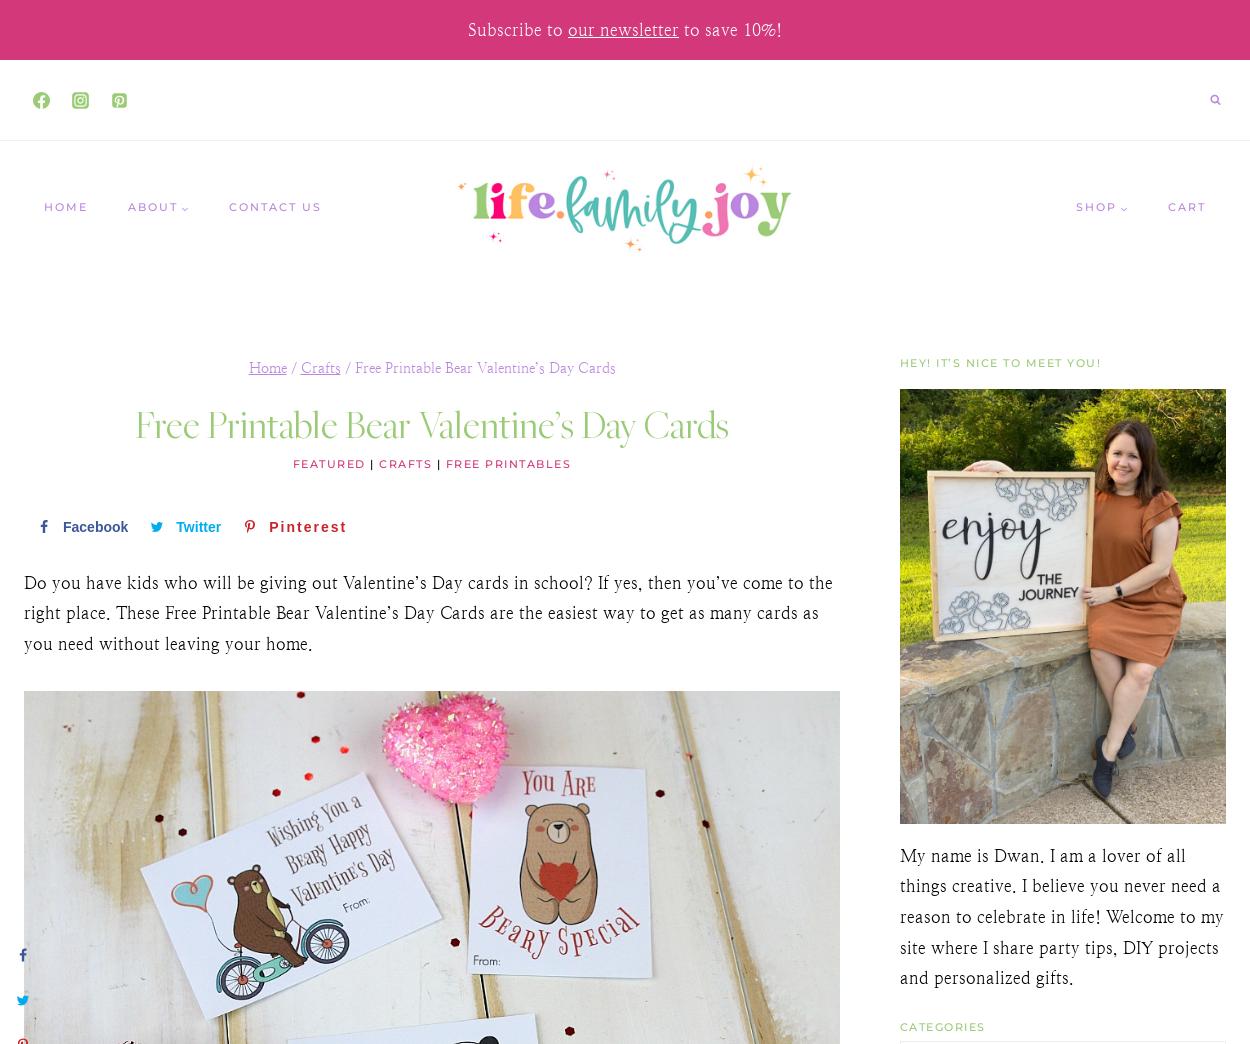 The image size is (1250, 1044). What do you see at coordinates (518, 28) in the screenshot?
I see `'Subscribe to'` at bounding box center [518, 28].